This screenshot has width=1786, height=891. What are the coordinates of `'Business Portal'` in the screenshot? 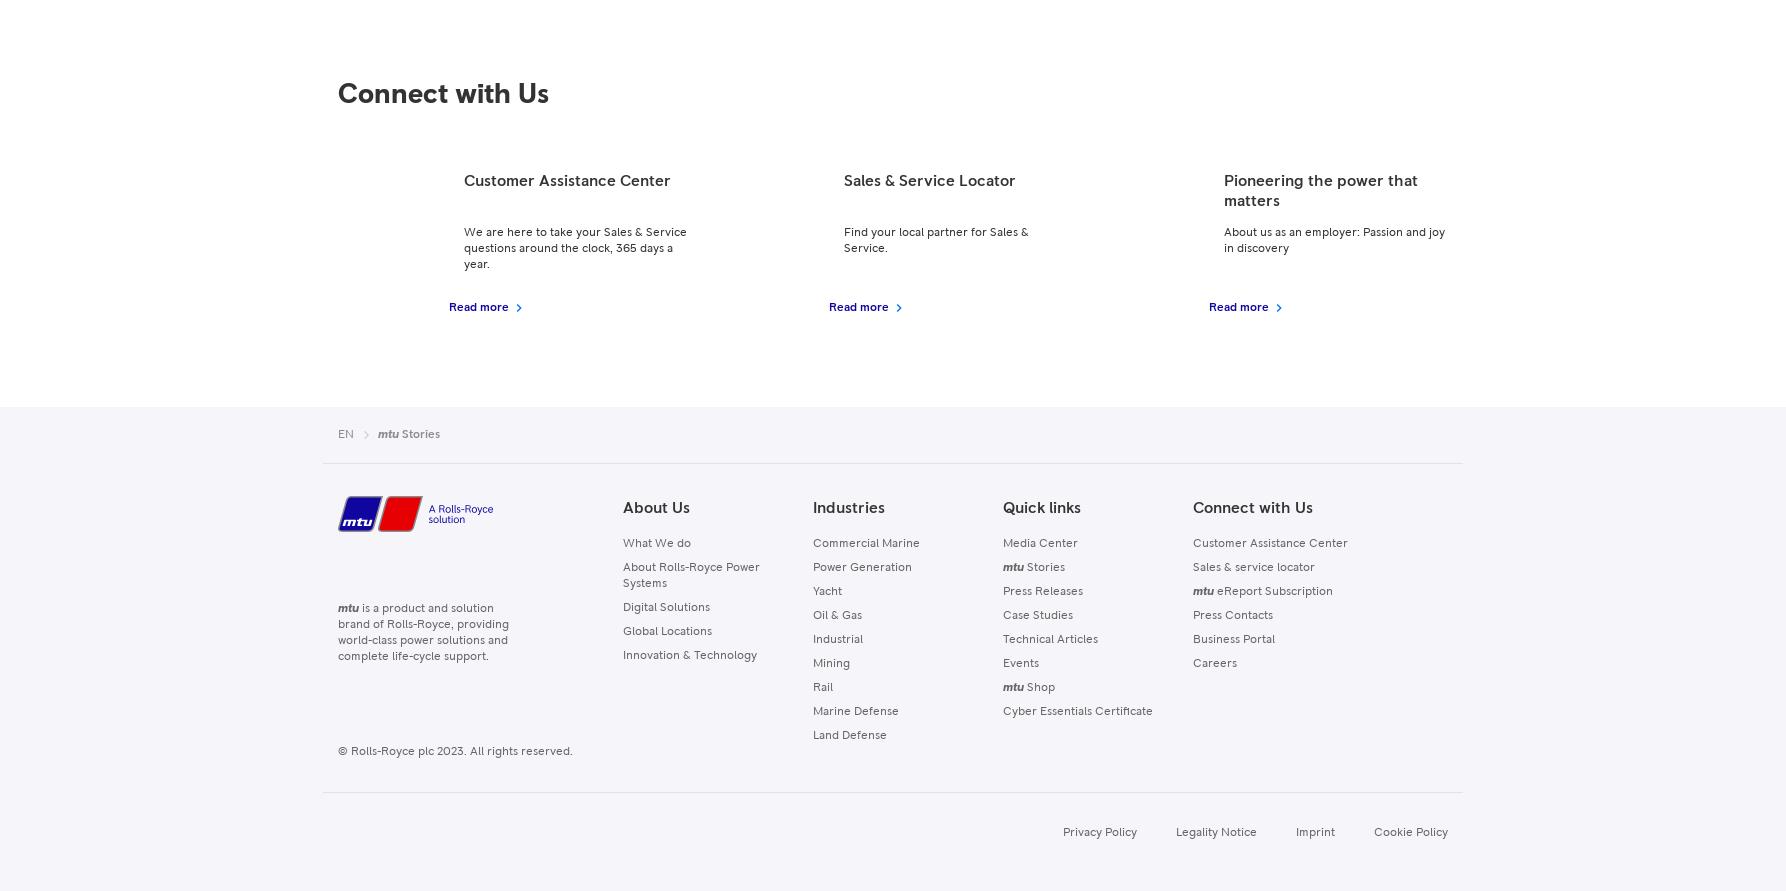 It's located at (1233, 639).